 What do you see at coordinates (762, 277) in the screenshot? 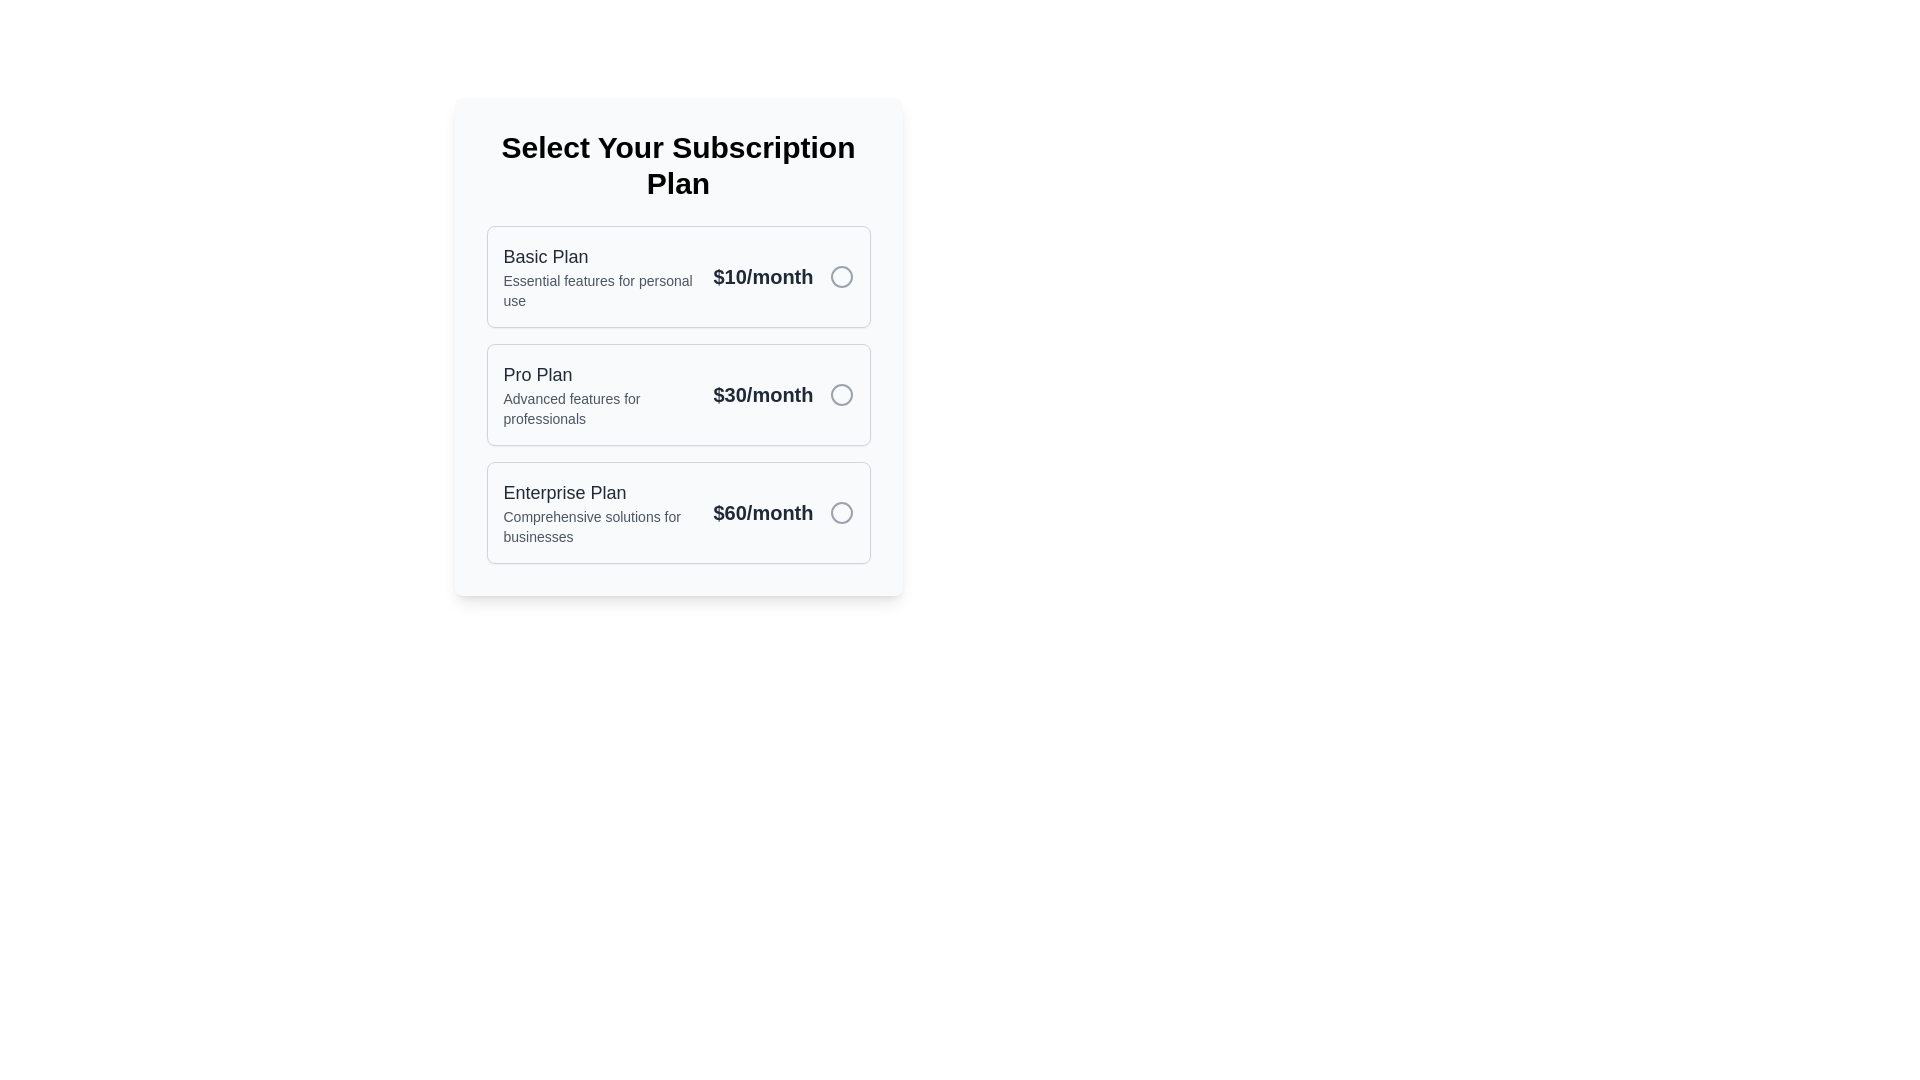
I see `pricing information displayed as '$10/month' in bold gray text within the subscription selection interface for the 'Basic Plan'` at bounding box center [762, 277].